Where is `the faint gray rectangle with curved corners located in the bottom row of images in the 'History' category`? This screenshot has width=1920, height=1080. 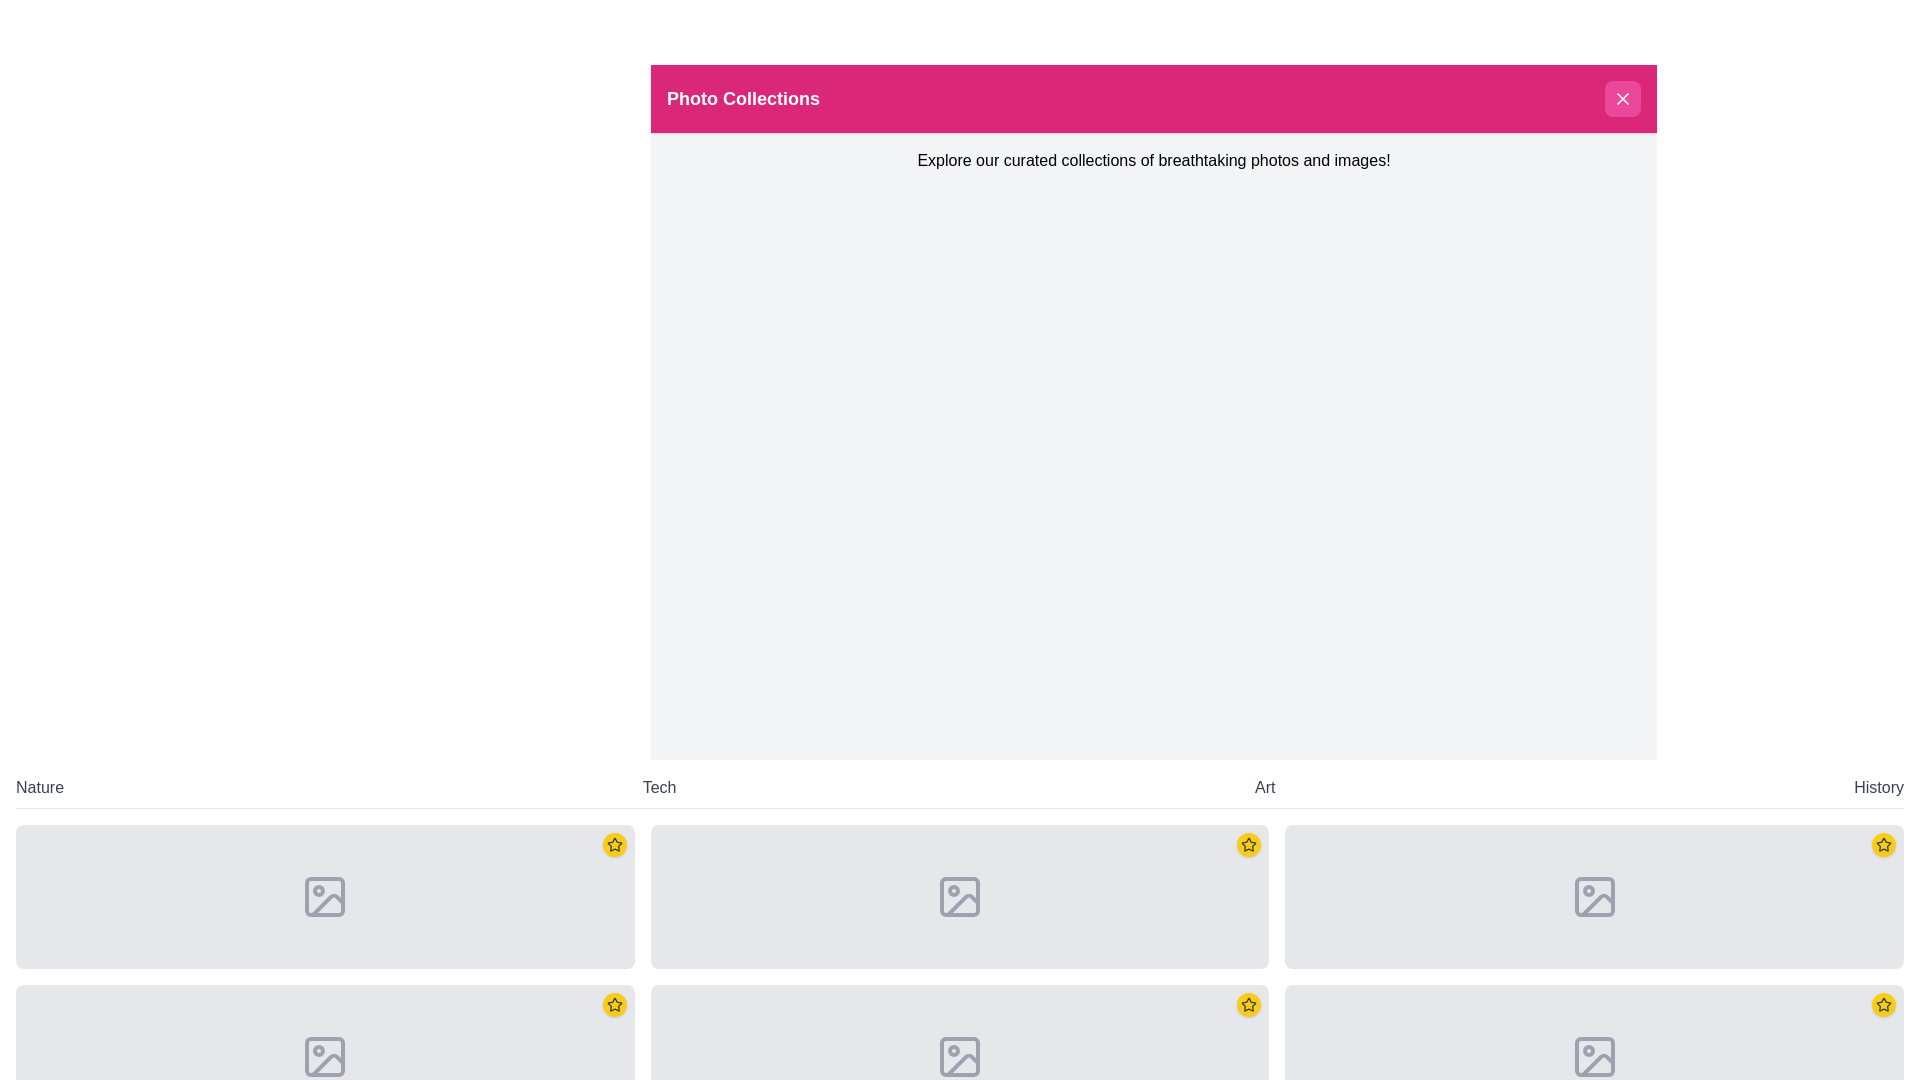
the faint gray rectangle with curved corners located in the bottom row of images in the 'History' category is located at coordinates (1593, 1055).